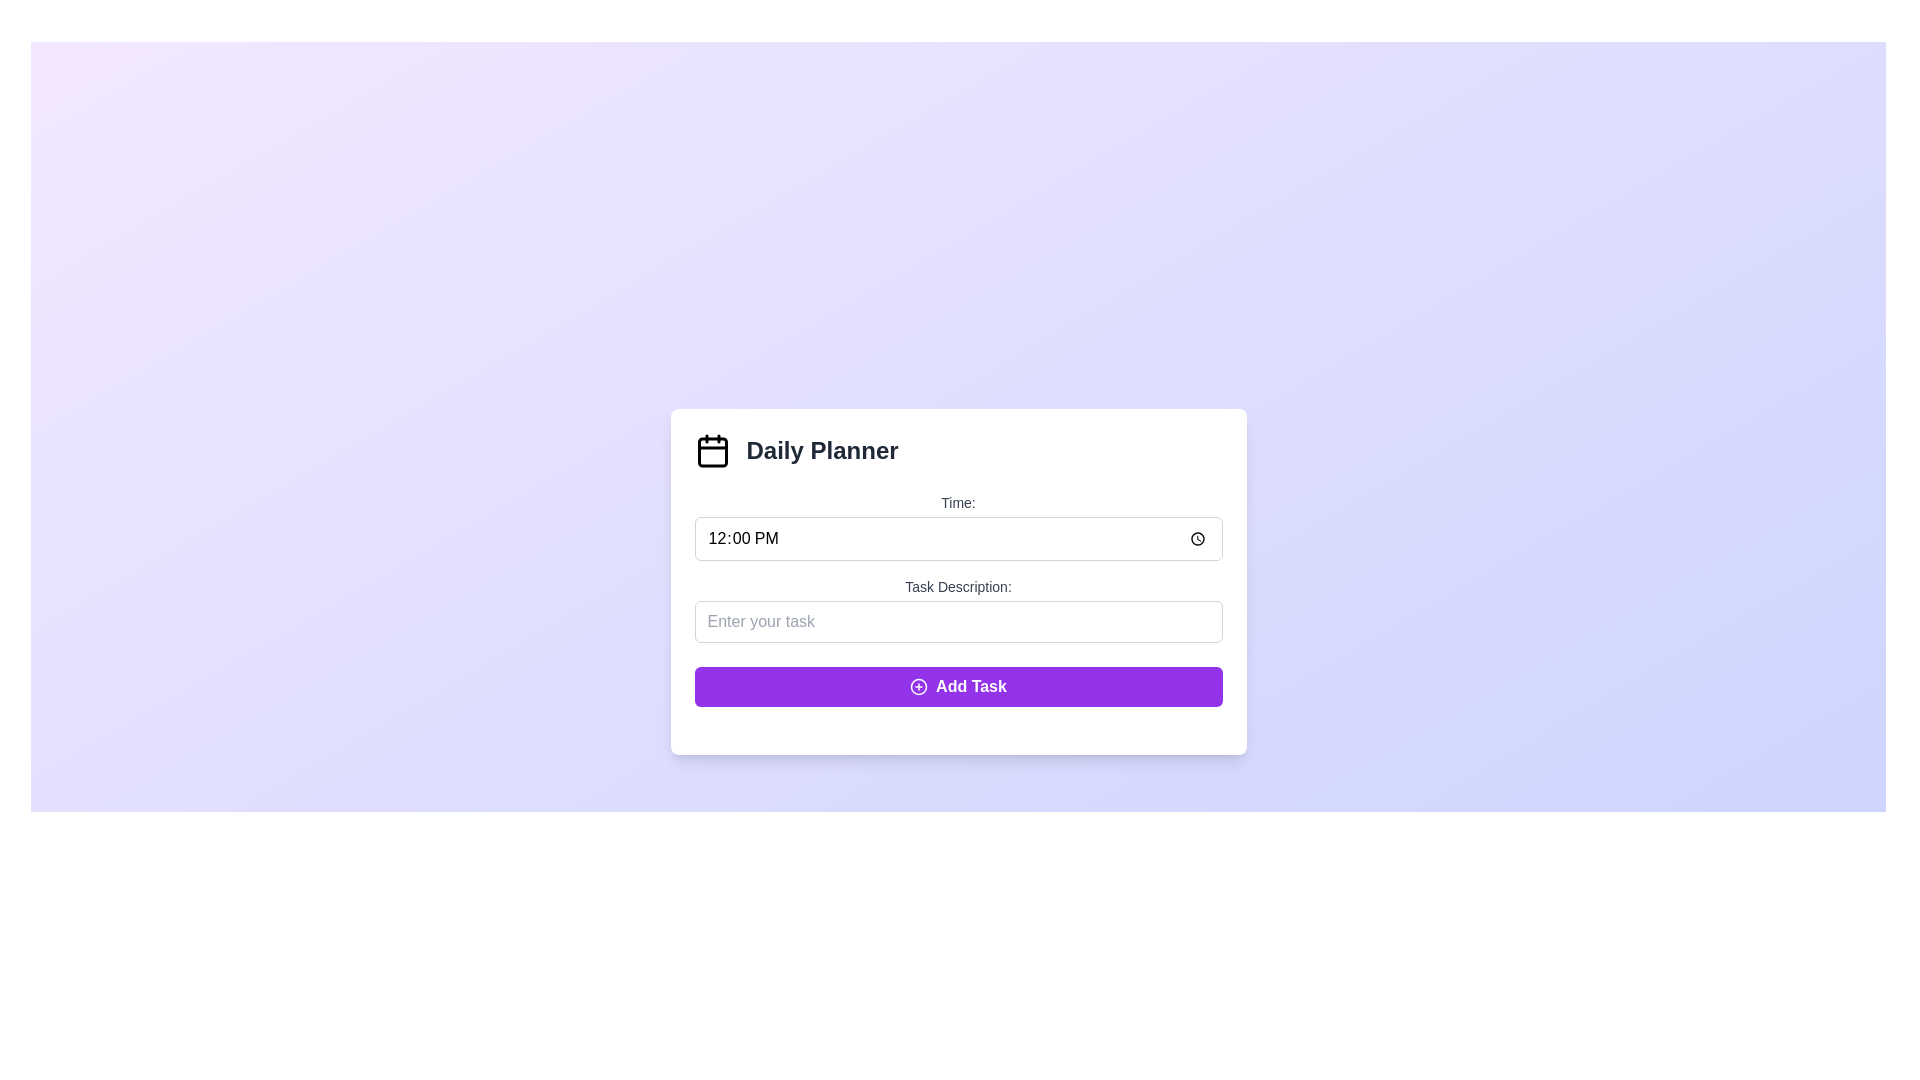 The height and width of the screenshot is (1080, 1920). I want to click on the descriptive text label for the input field, which is located within a white card, positioned below the 'Time:' row and above the 'Enter your task' input field, so click(957, 585).